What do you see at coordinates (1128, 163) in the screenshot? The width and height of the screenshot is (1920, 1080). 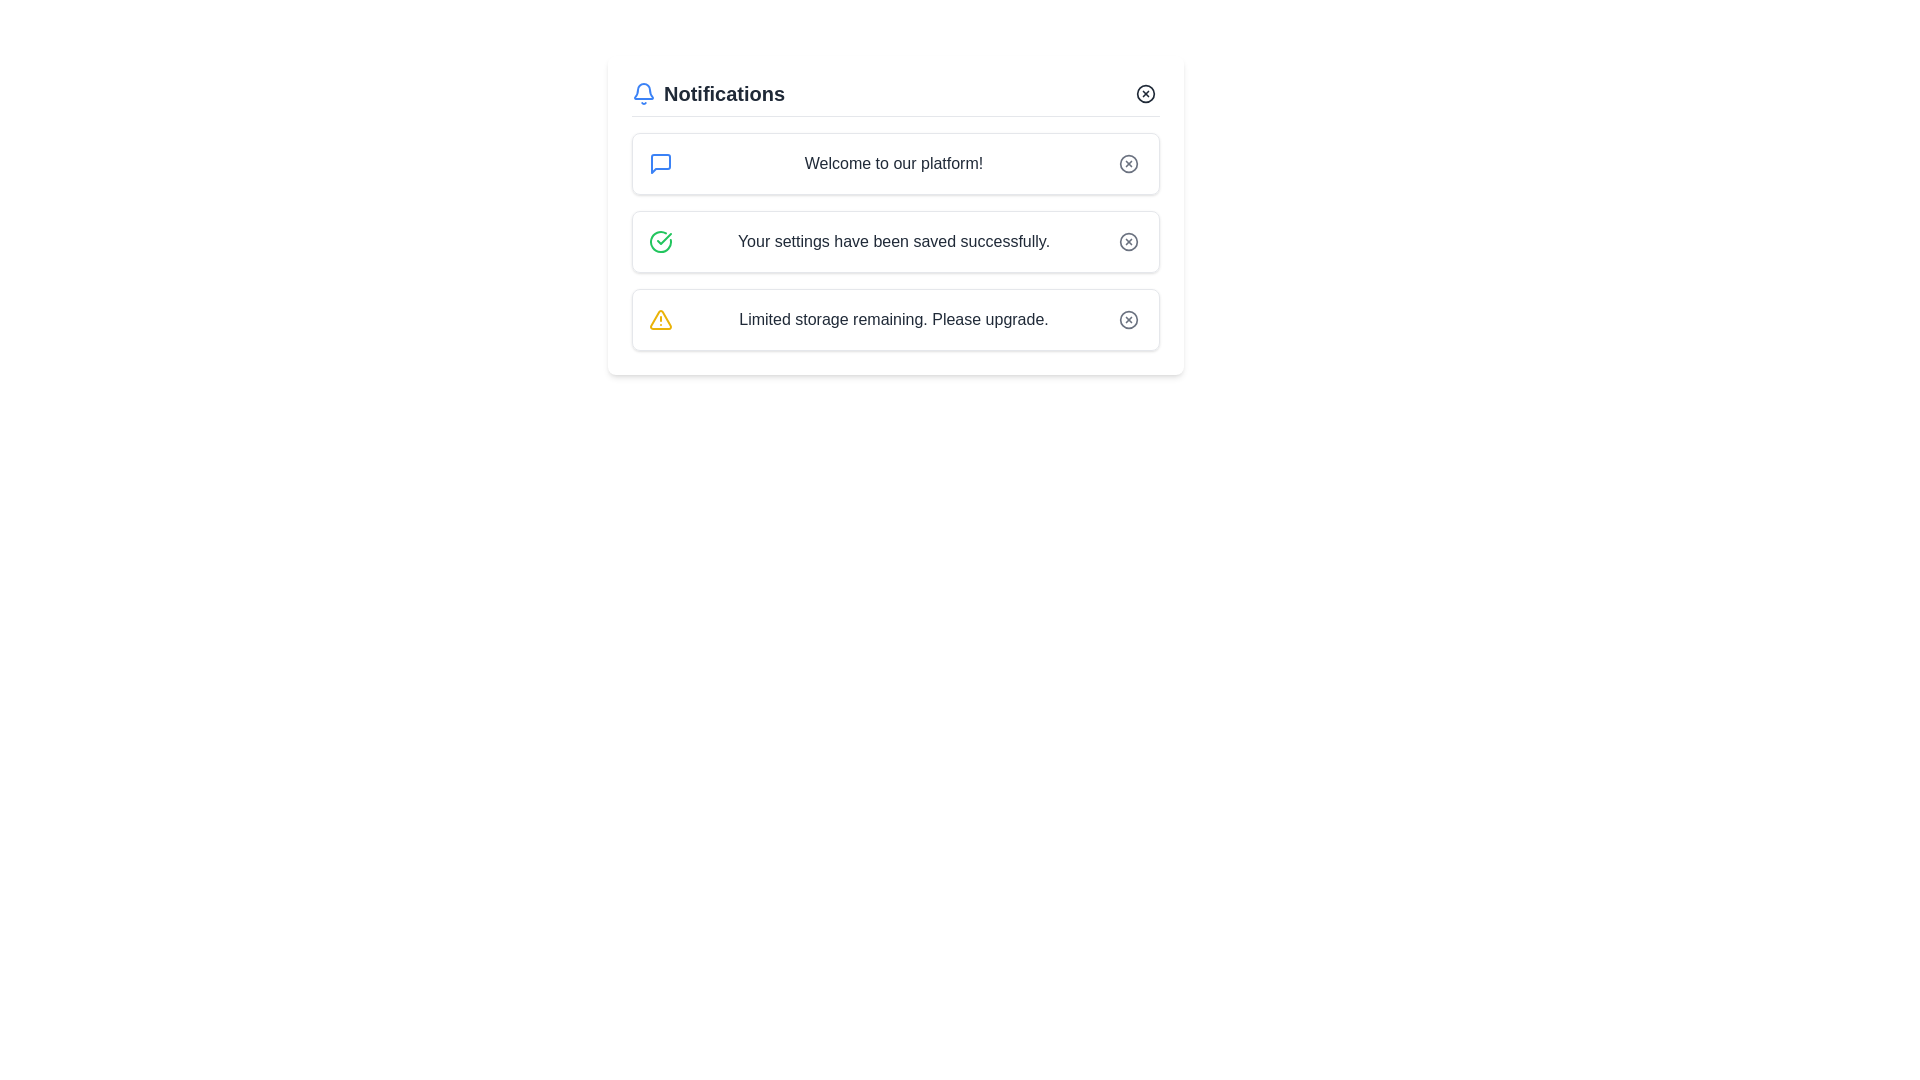 I see `the small circular button with an 'X' icon, located to the right of the notification message 'Welcome to our platform!'` at bounding box center [1128, 163].